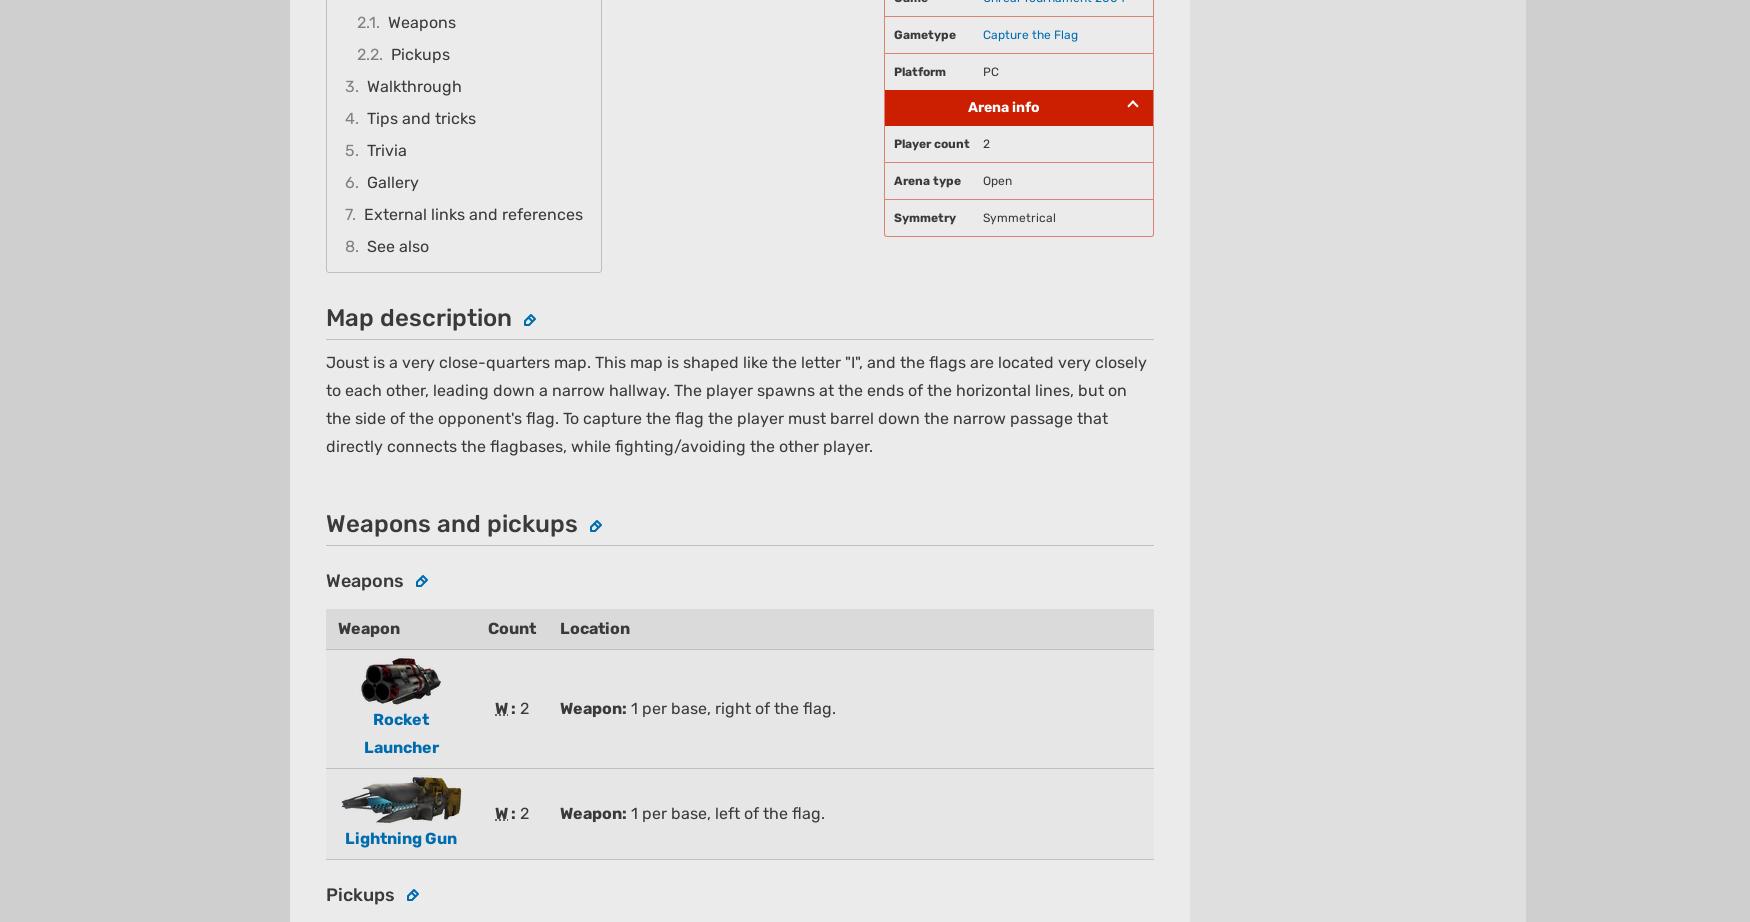 The width and height of the screenshot is (1750, 922). Describe the element at coordinates (931, 871) in the screenshot. I see `'Help'` at that location.